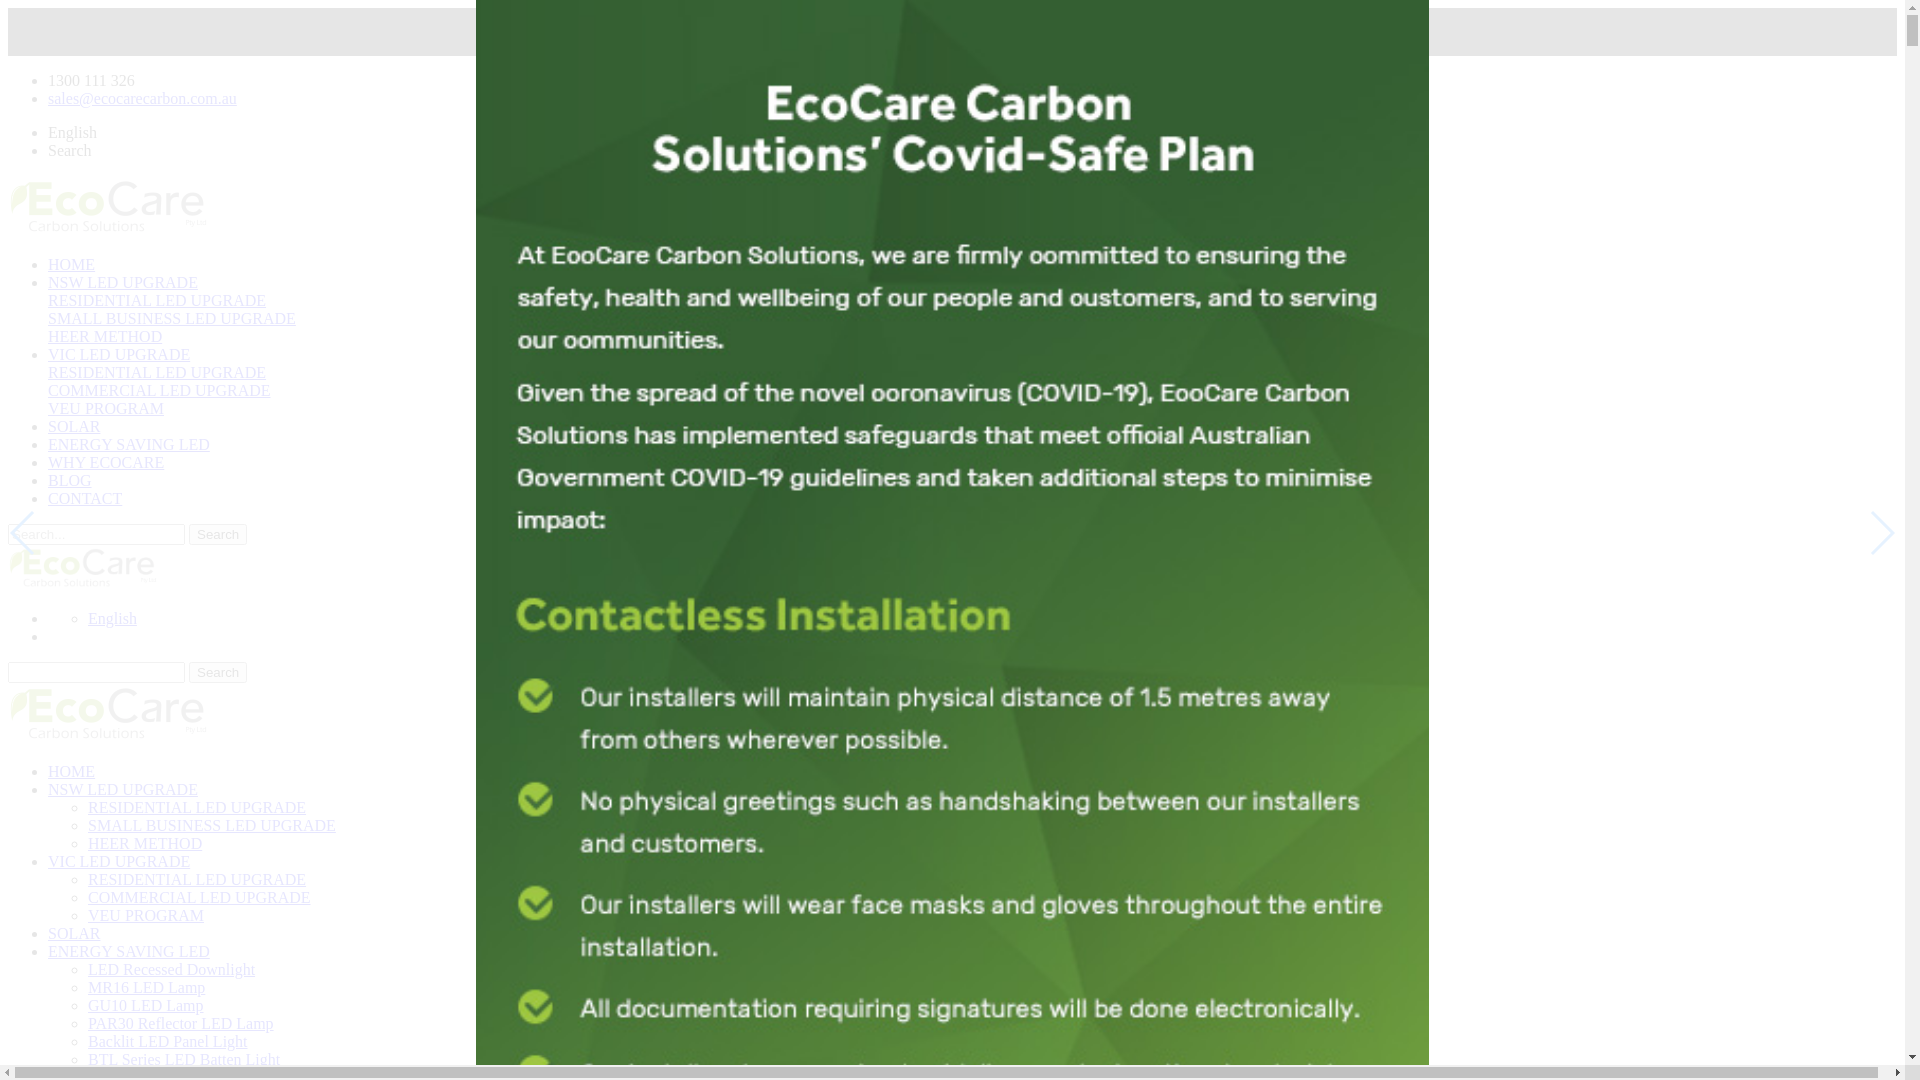 This screenshot has width=1920, height=1080. I want to click on 'CONTACT', so click(84, 497).